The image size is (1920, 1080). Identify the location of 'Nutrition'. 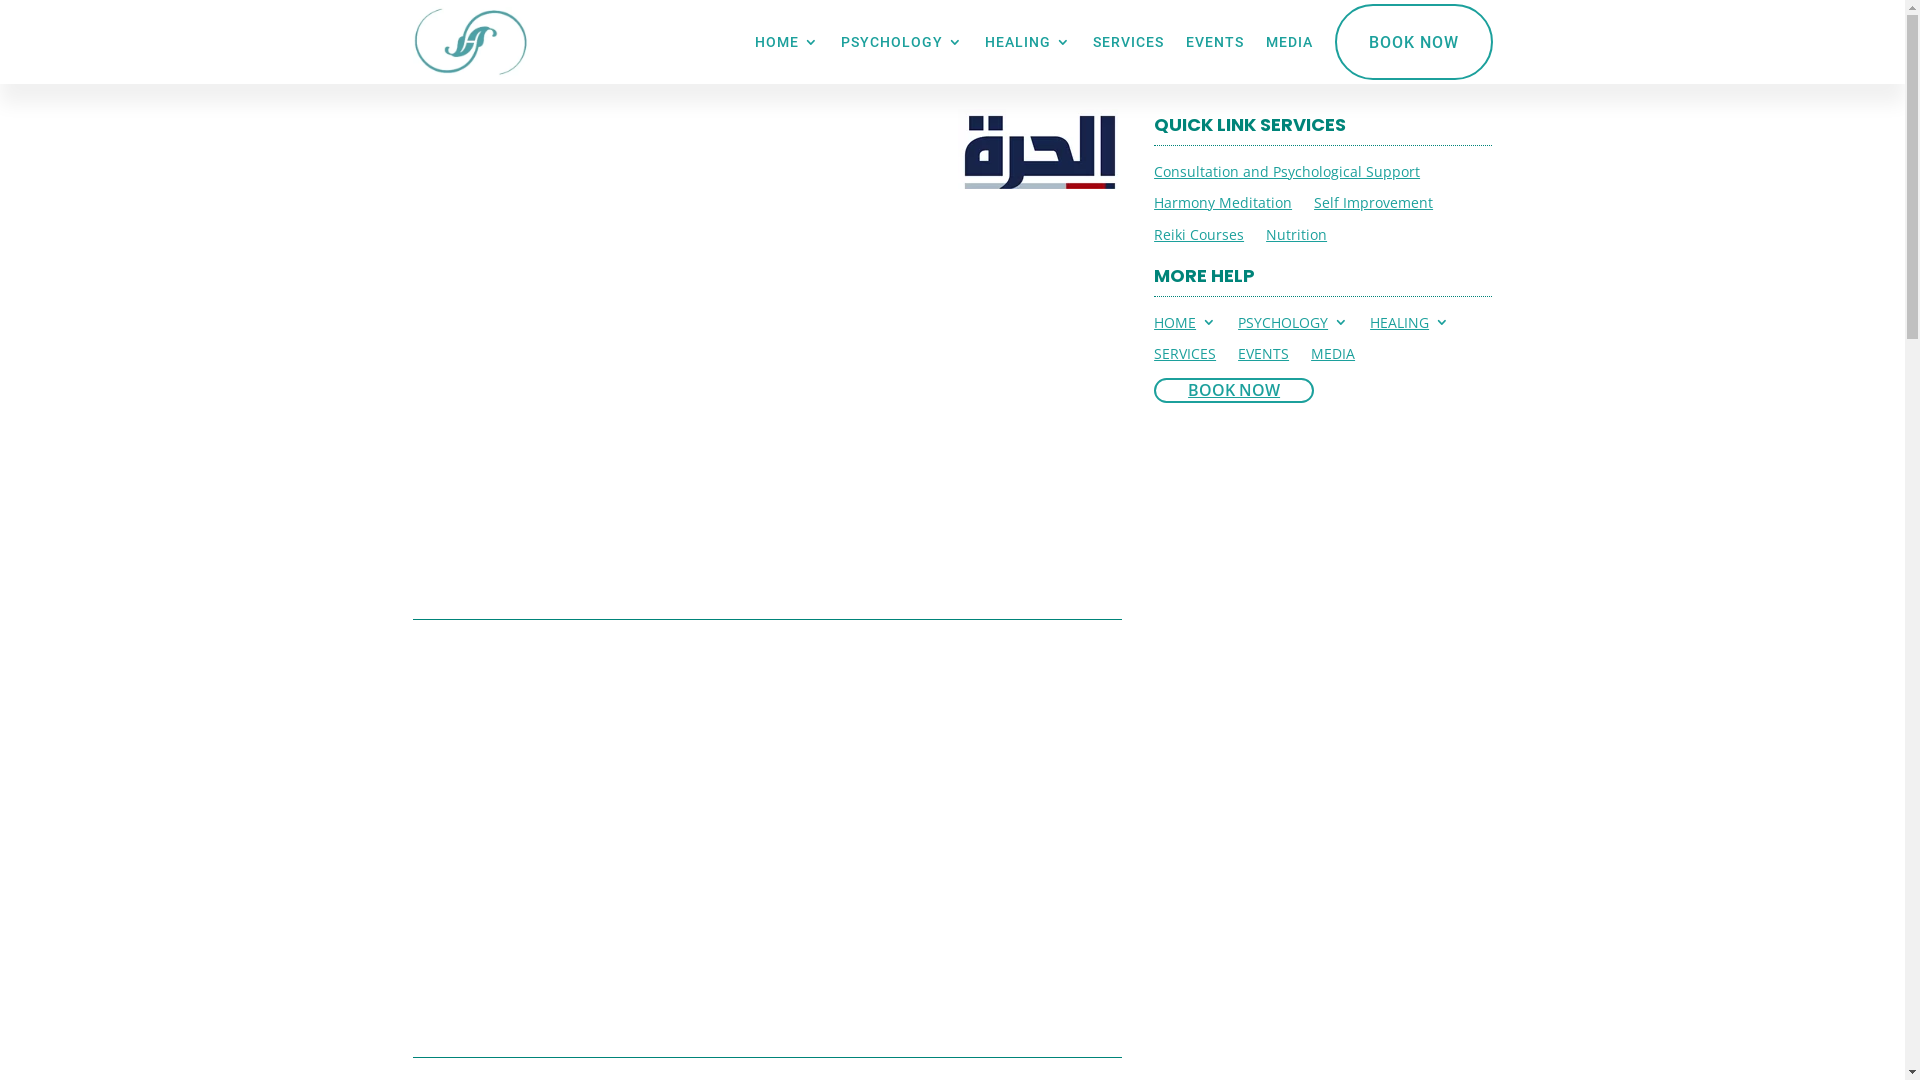
(1296, 237).